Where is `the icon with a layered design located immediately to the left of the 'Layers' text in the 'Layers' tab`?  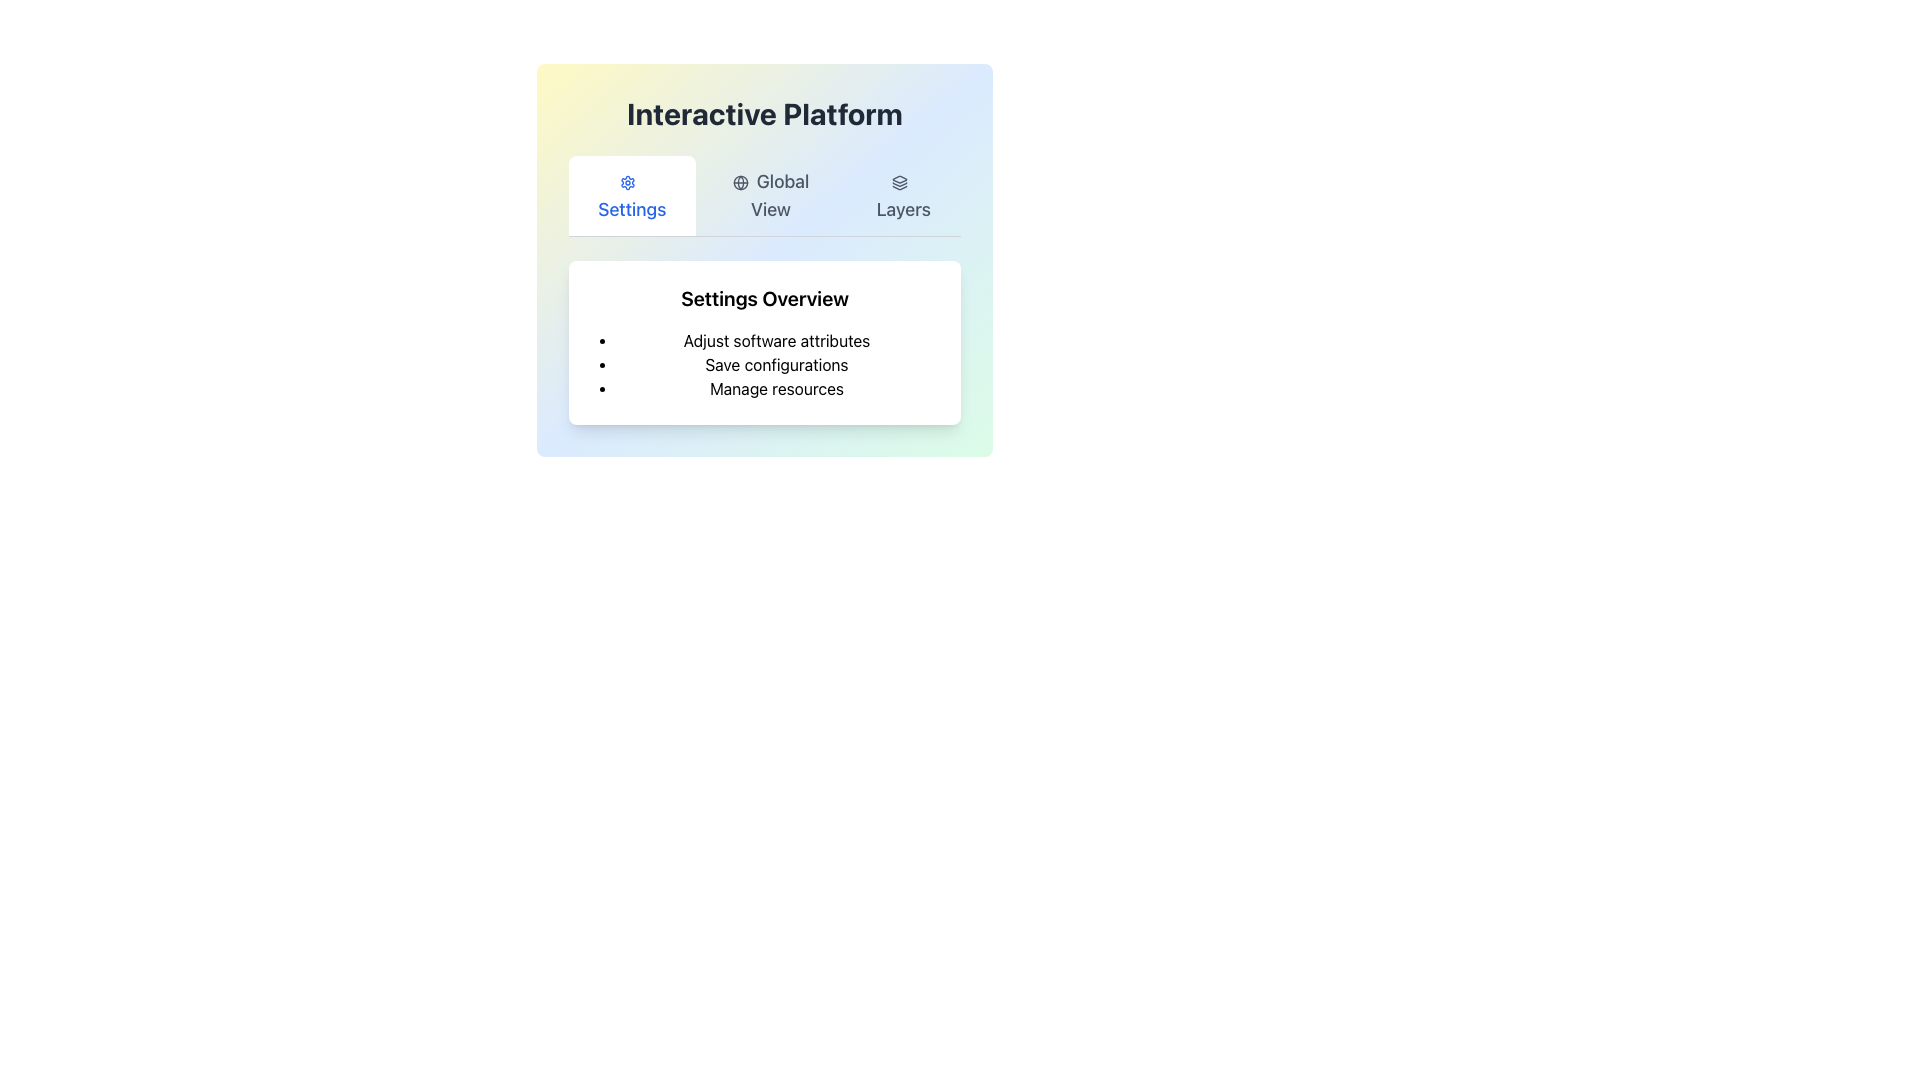
the icon with a layered design located immediately to the left of the 'Layers' text in the 'Layers' tab is located at coordinates (898, 183).